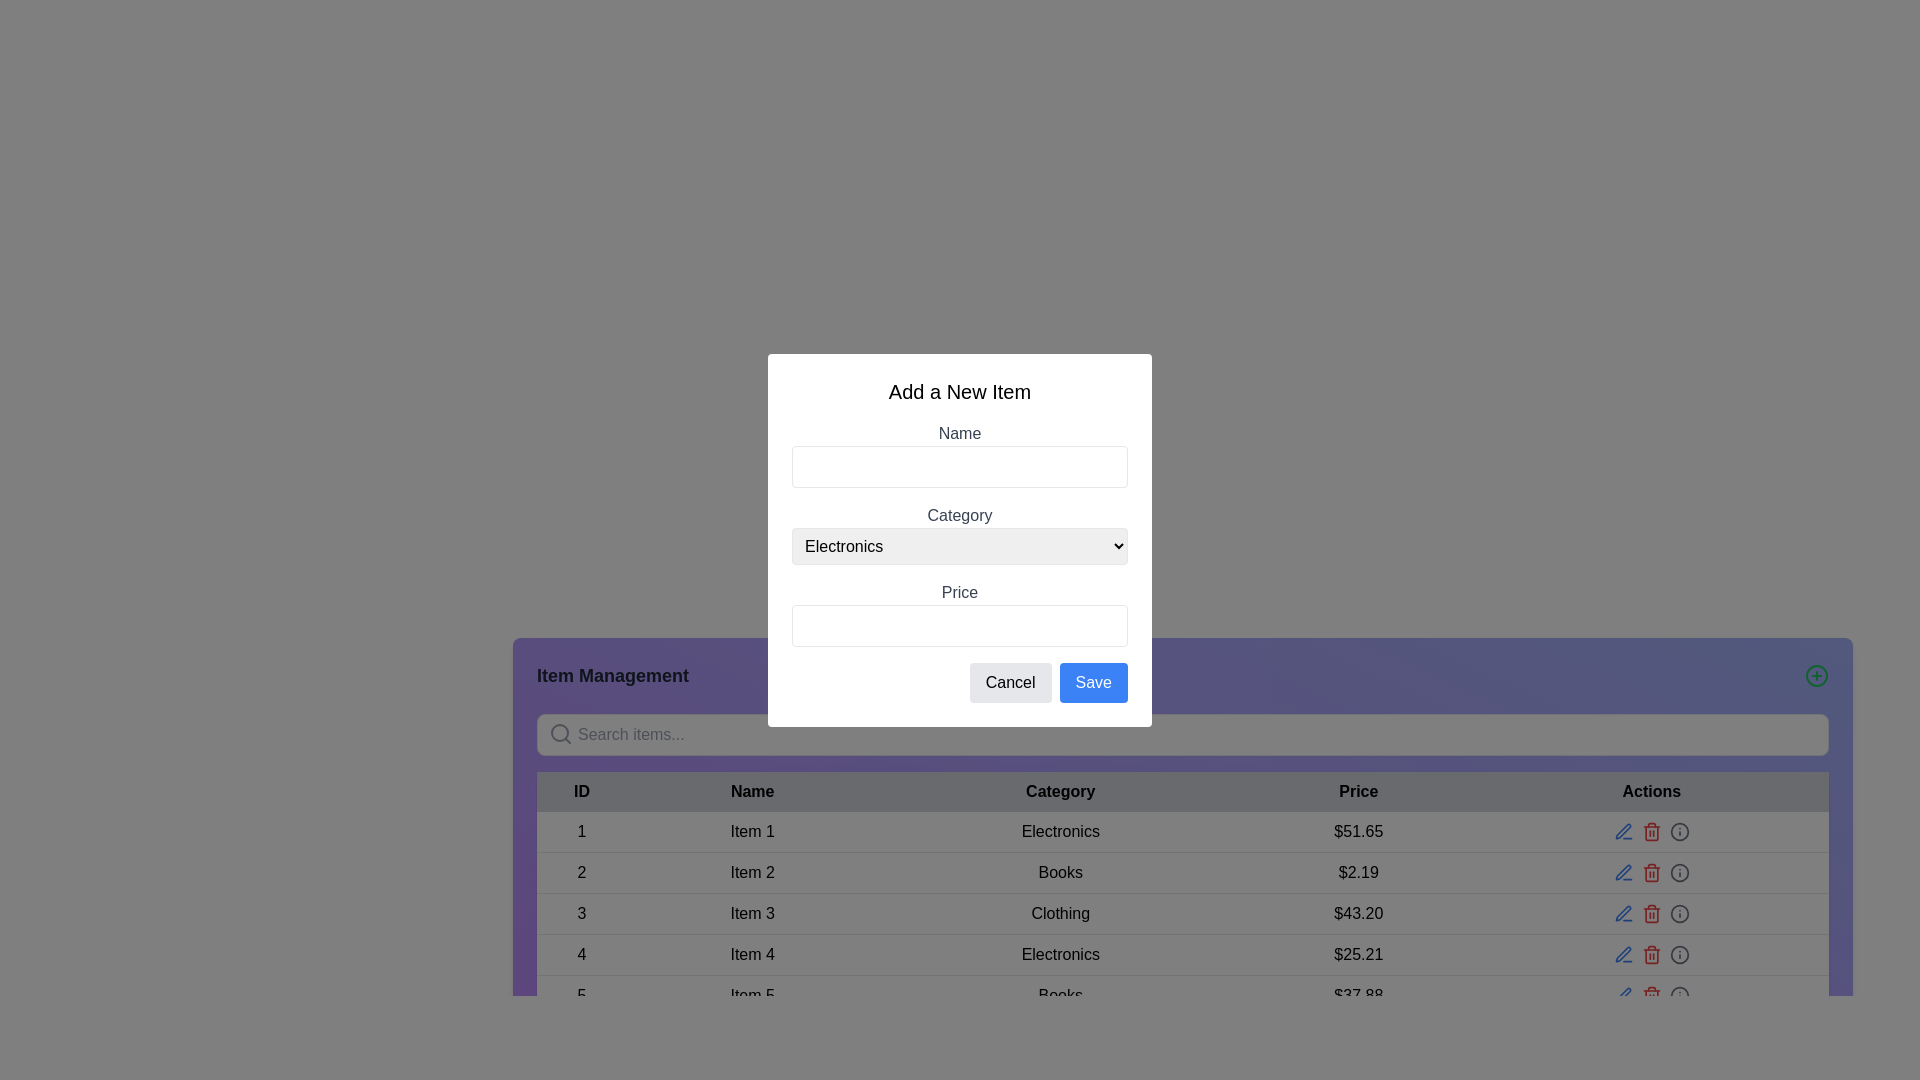 The image size is (1920, 1080). What do you see at coordinates (580, 914) in the screenshot?
I see `the Text label in the third row of the table under the 'ID' column, which serves as an identifier for the corresponding entry with a unique ID` at bounding box center [580, 914].